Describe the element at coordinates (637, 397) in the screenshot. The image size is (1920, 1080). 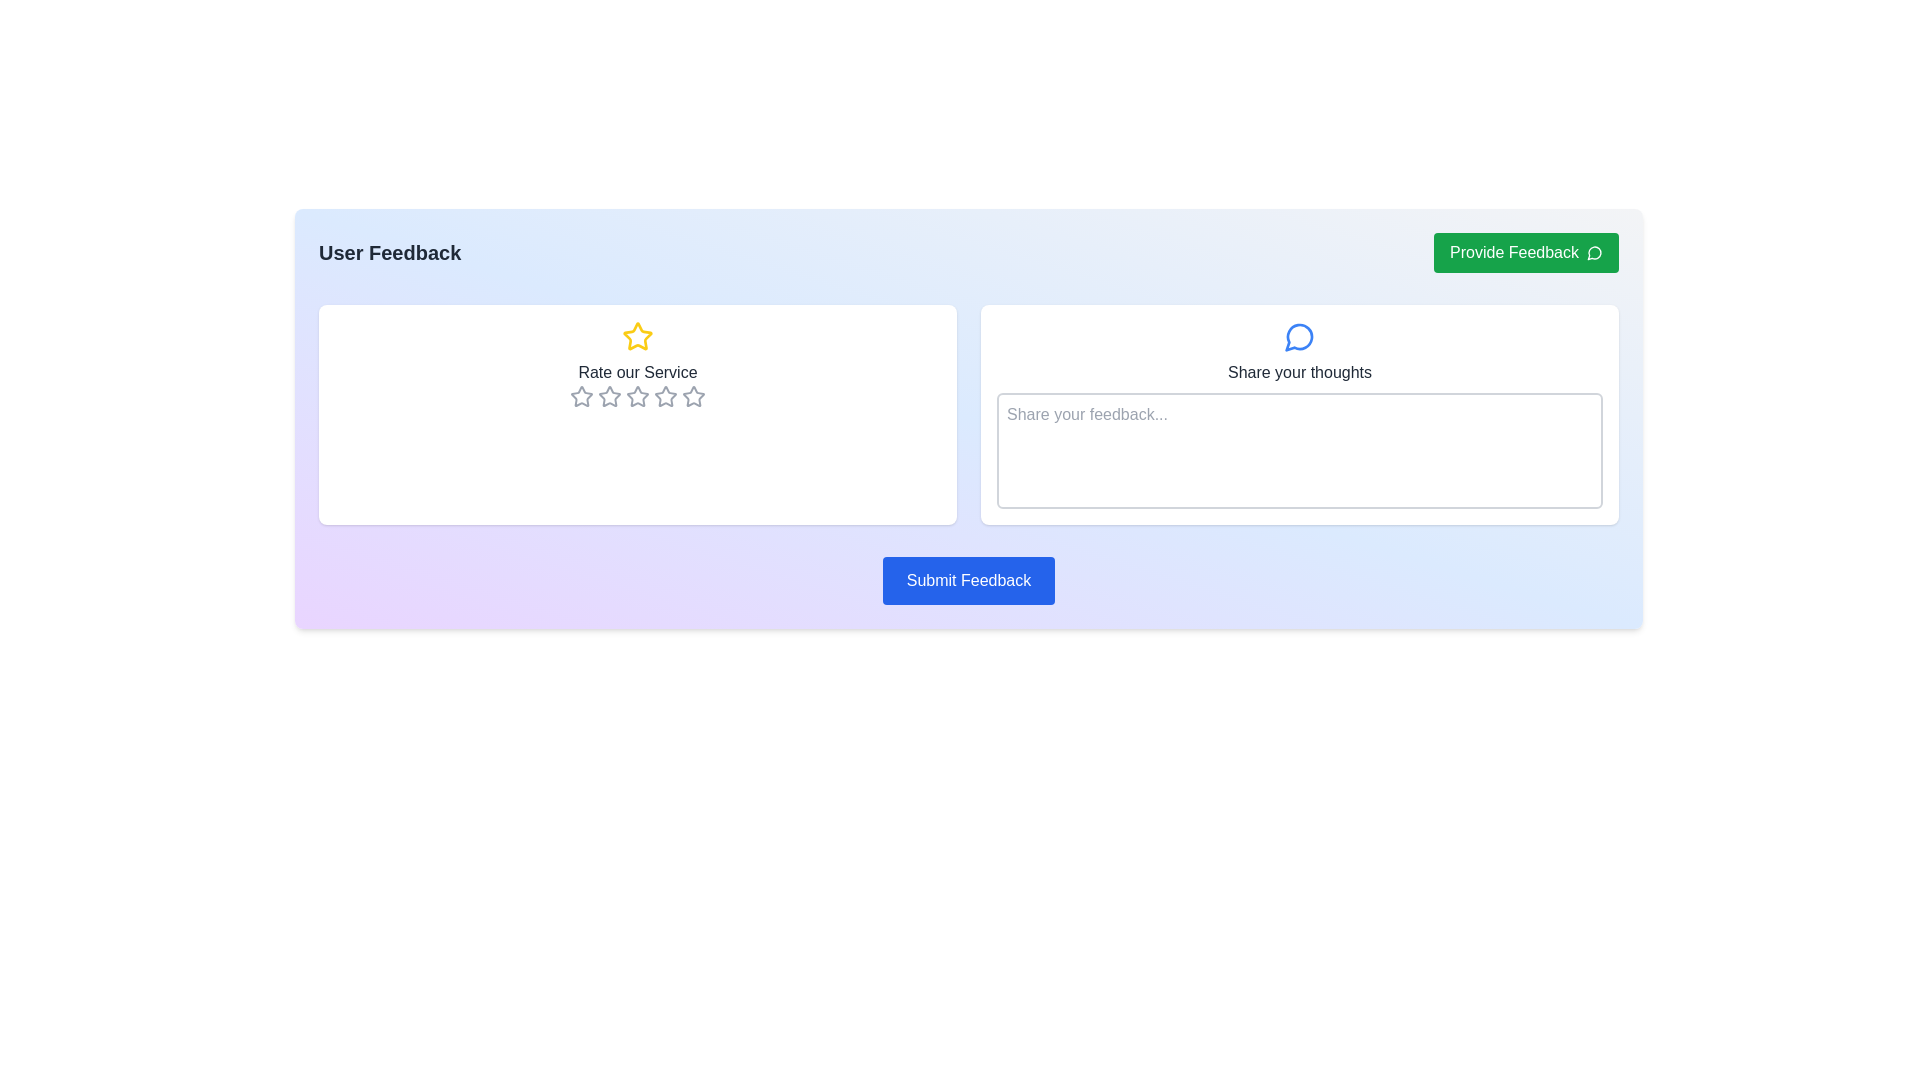
I see `the third star in the Rating Control (Stars) located in the feedback card labeled 'Rate our Service'` at that location.